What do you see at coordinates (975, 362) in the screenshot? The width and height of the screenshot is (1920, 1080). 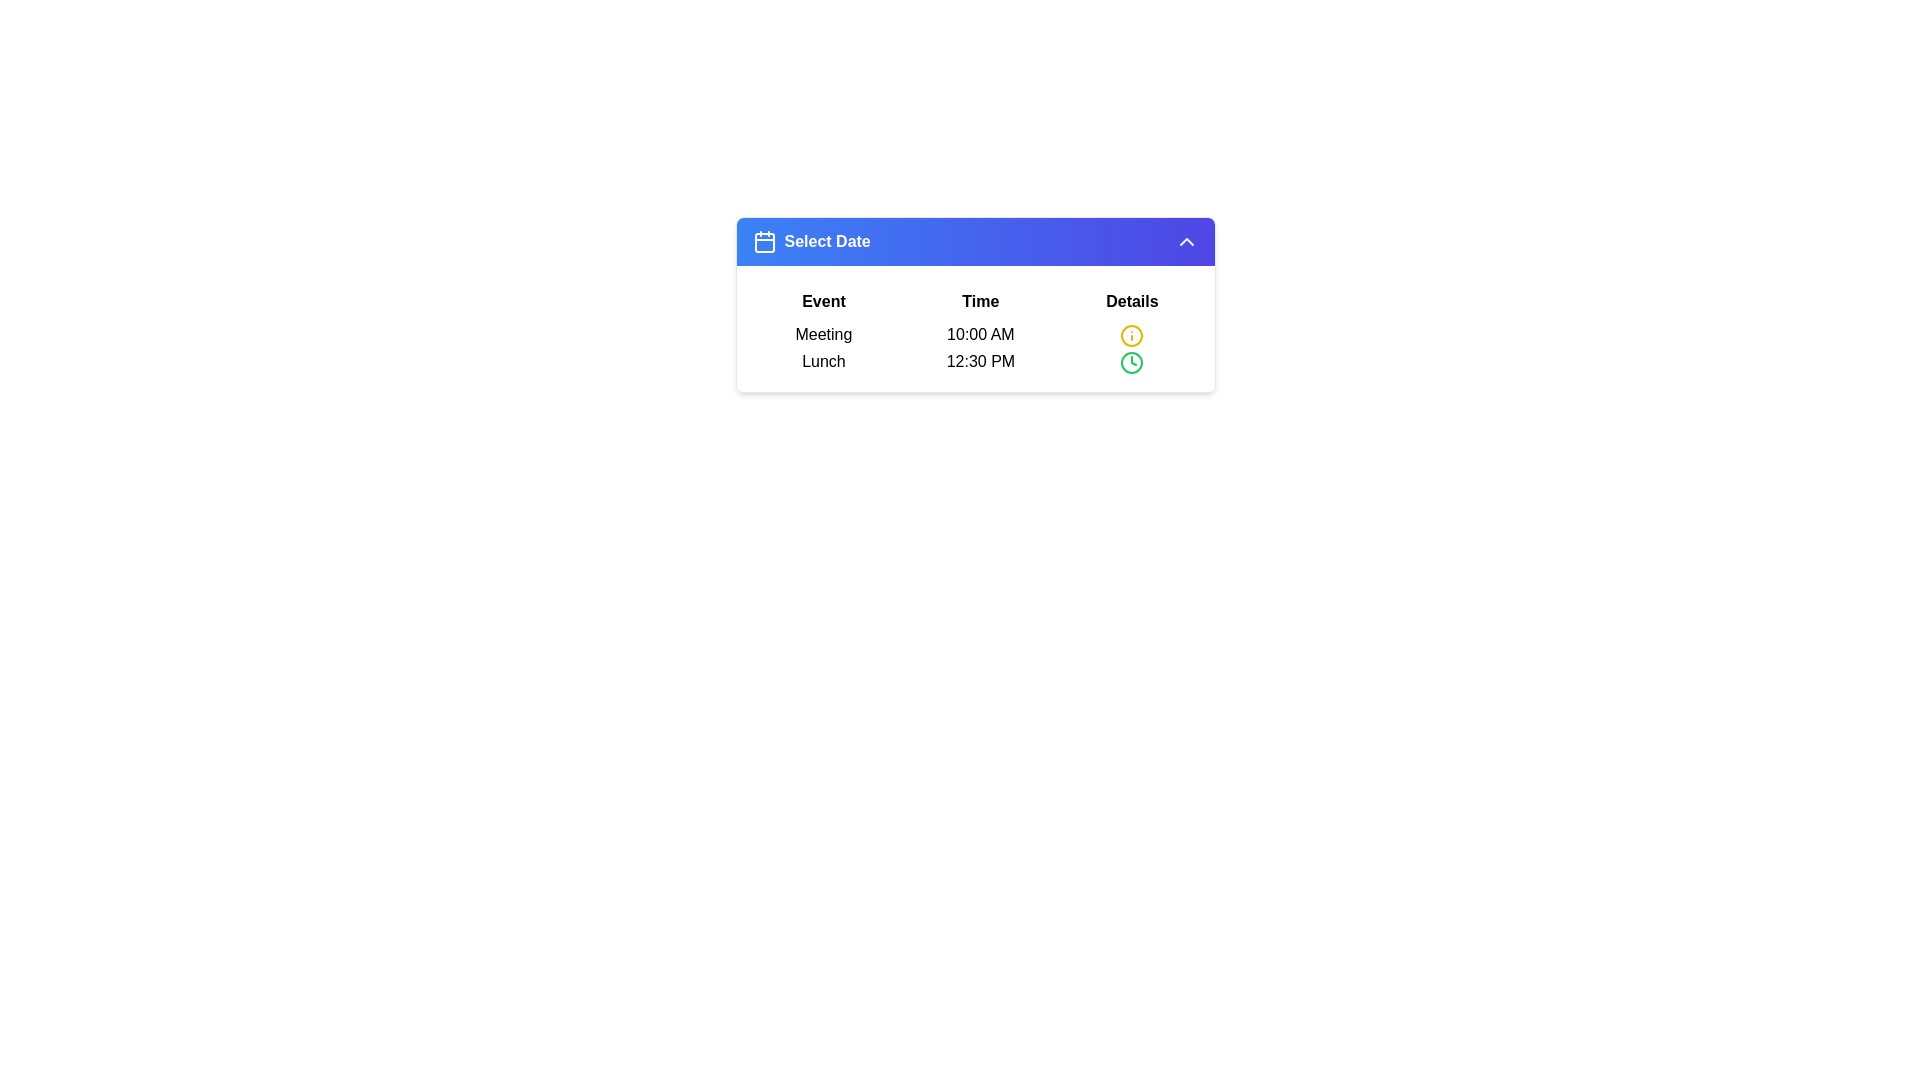 I see `scheduled event information displayed in the second row of the table, which contains the event name 'Lunch' and its scheduled time '12:30 PM'` at bounding box center [975, 362].